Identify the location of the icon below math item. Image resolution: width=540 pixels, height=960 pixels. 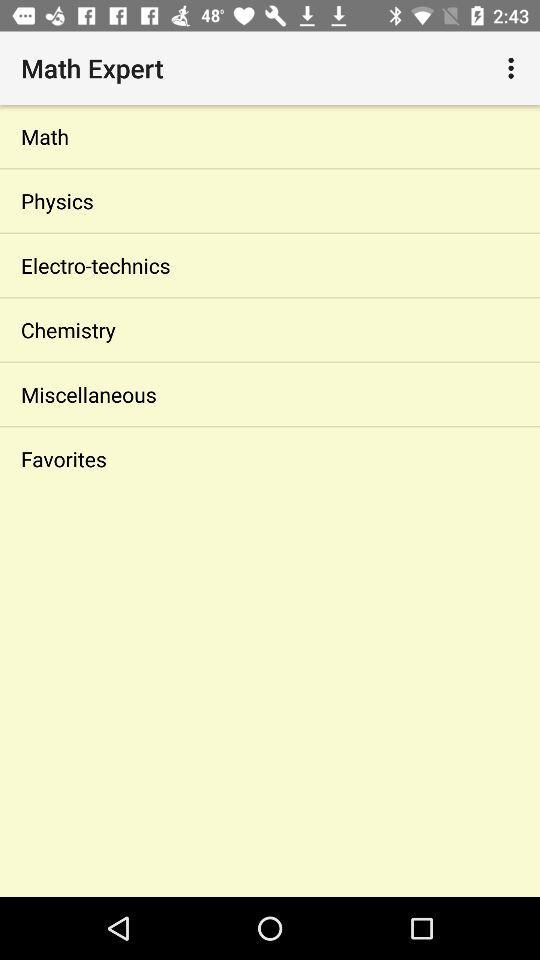
(270, 201).